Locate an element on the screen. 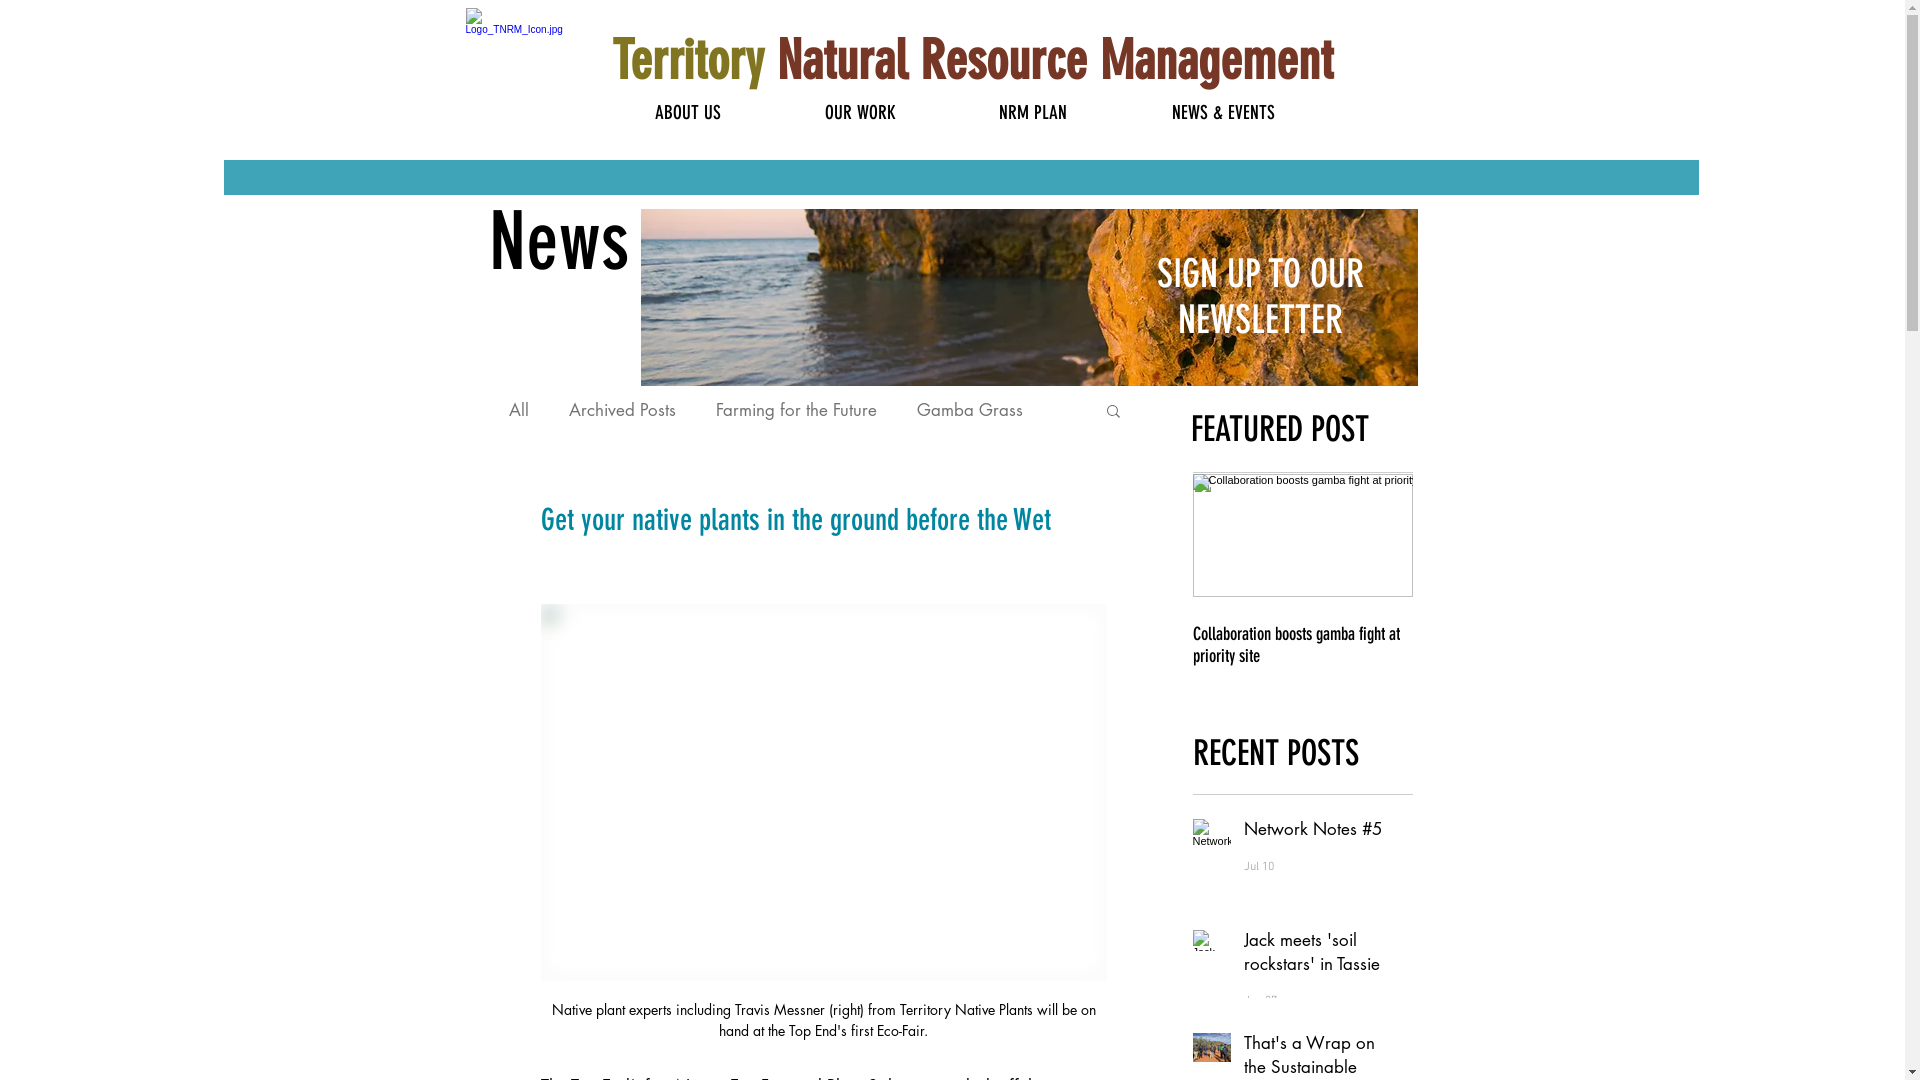  'Jack meets 'soil rockstars' in Tassie' is located at coordinates (1315, 955).